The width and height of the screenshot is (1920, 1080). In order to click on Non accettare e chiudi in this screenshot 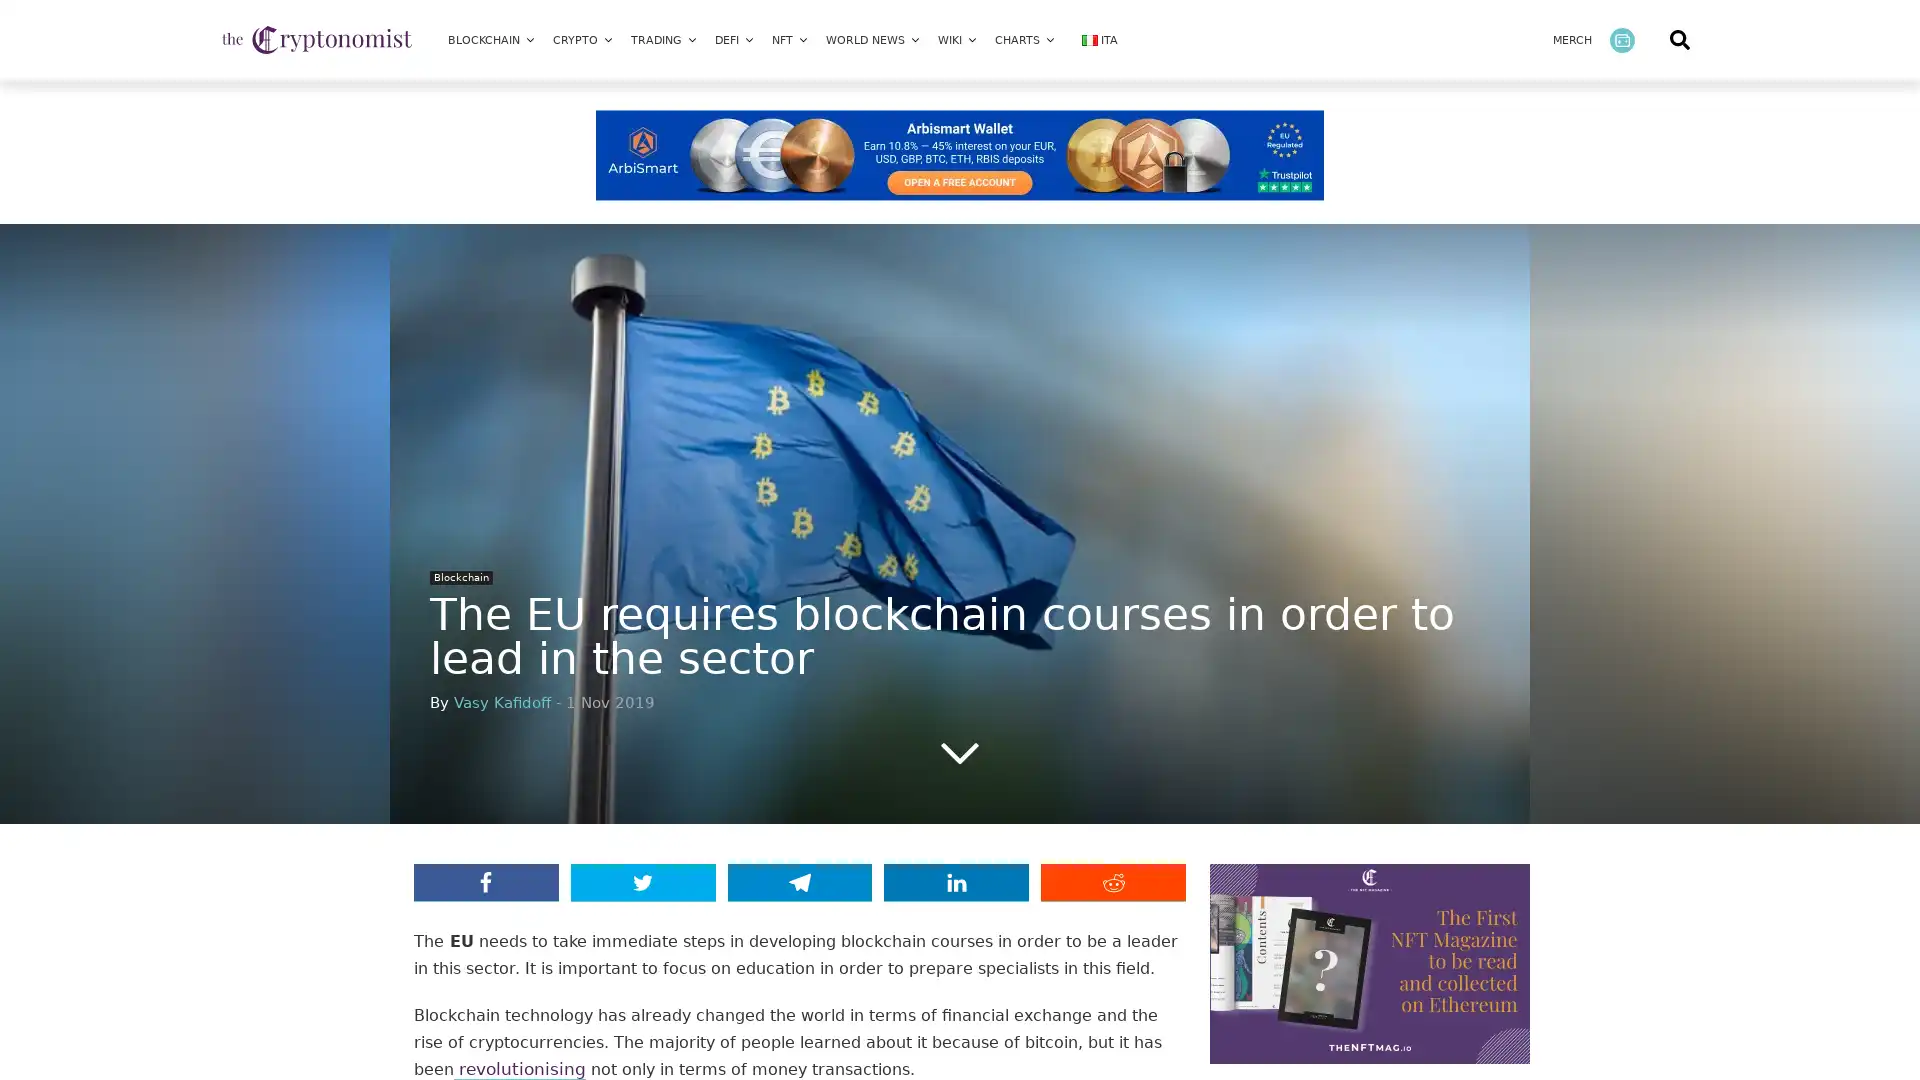, I will do `click(1389, 896)`.